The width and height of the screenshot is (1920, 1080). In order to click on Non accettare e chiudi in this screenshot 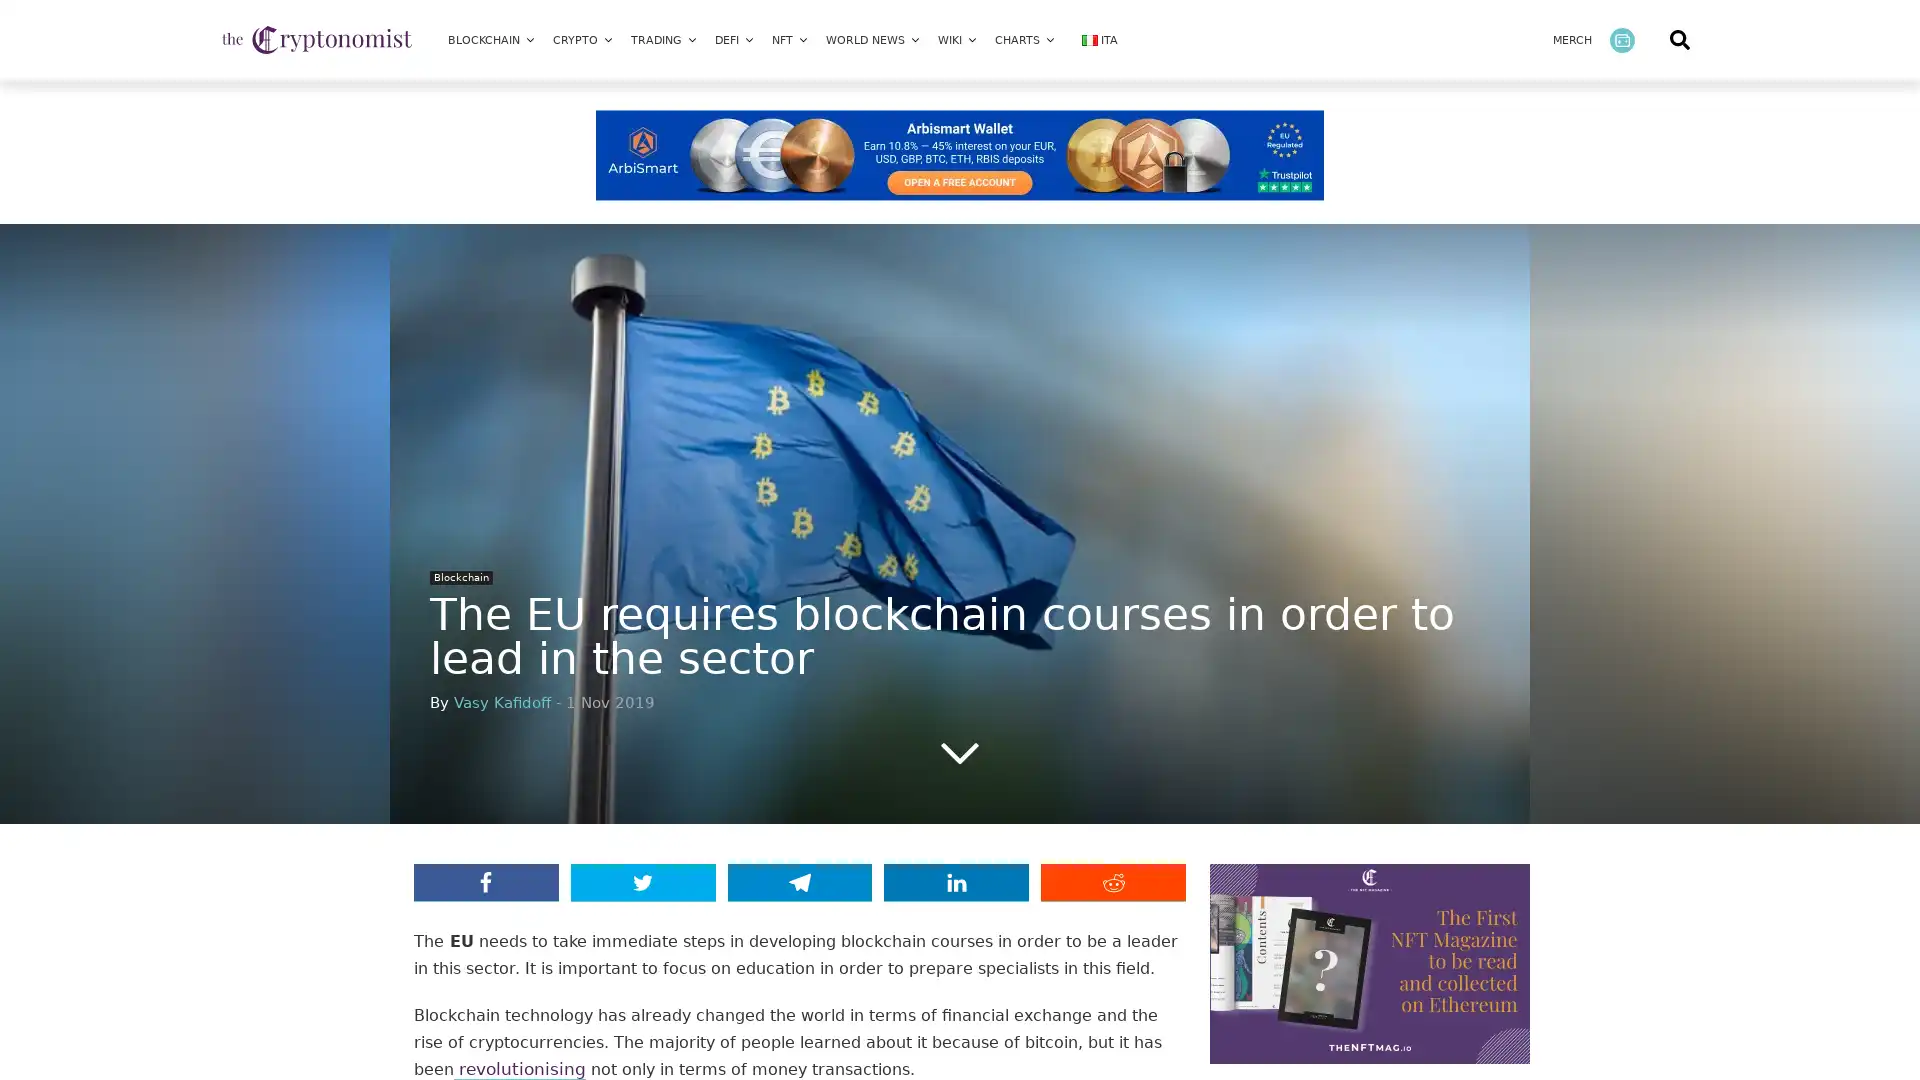, I will do `click(1389, 896)`.